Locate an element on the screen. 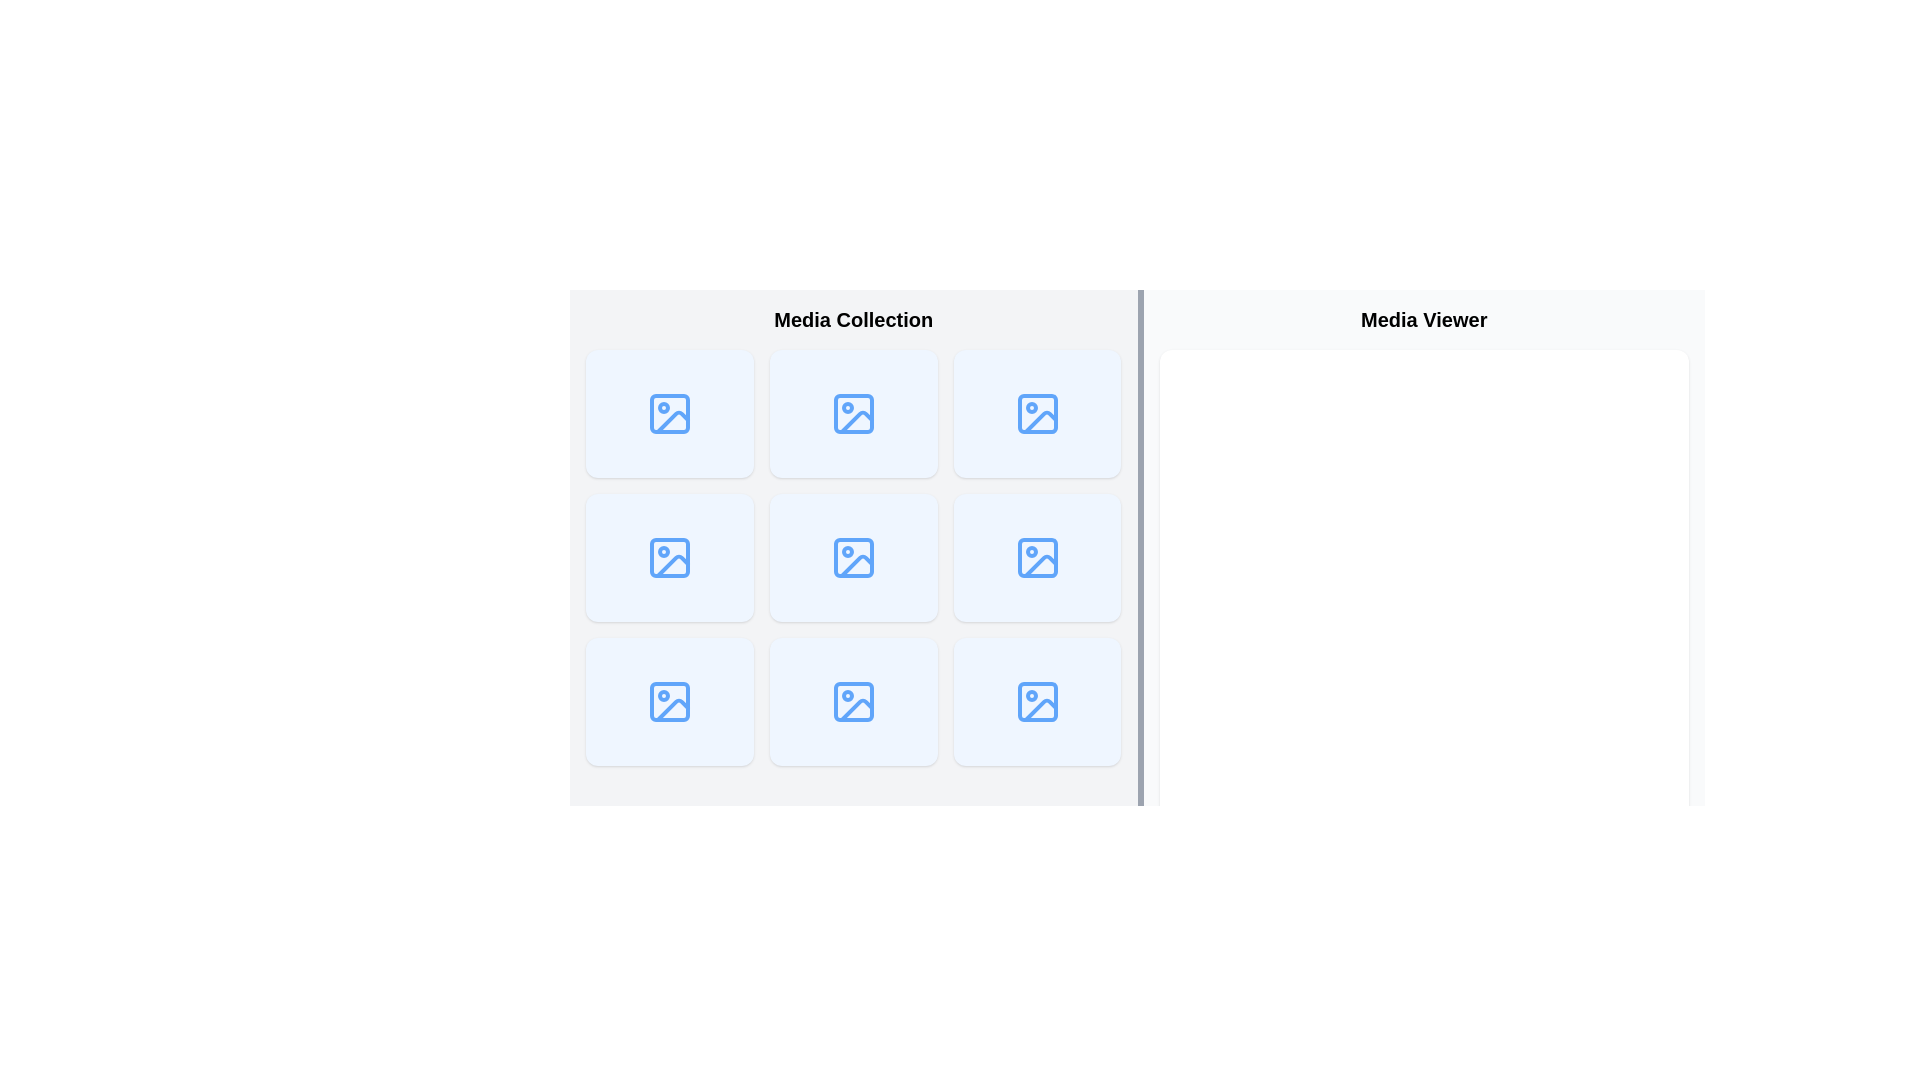 The height and width of the screenshot is (1080, 1920). the Decorative UI component within the image thumbnail icon located at the center of the top-center cell in the 'Media Collection' section is located at coordinates (853, 412).